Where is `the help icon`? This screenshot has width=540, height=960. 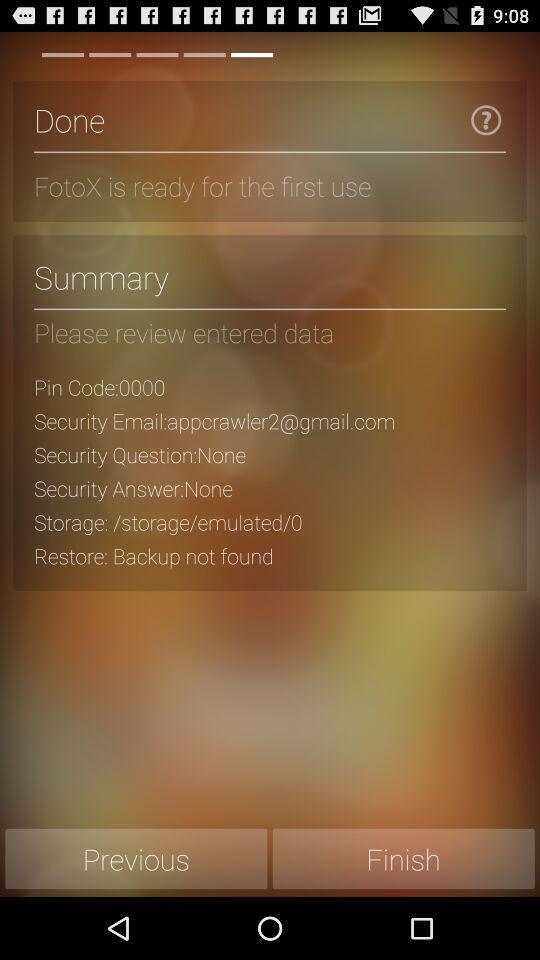 the help icon is located at coordinates (485, 127).